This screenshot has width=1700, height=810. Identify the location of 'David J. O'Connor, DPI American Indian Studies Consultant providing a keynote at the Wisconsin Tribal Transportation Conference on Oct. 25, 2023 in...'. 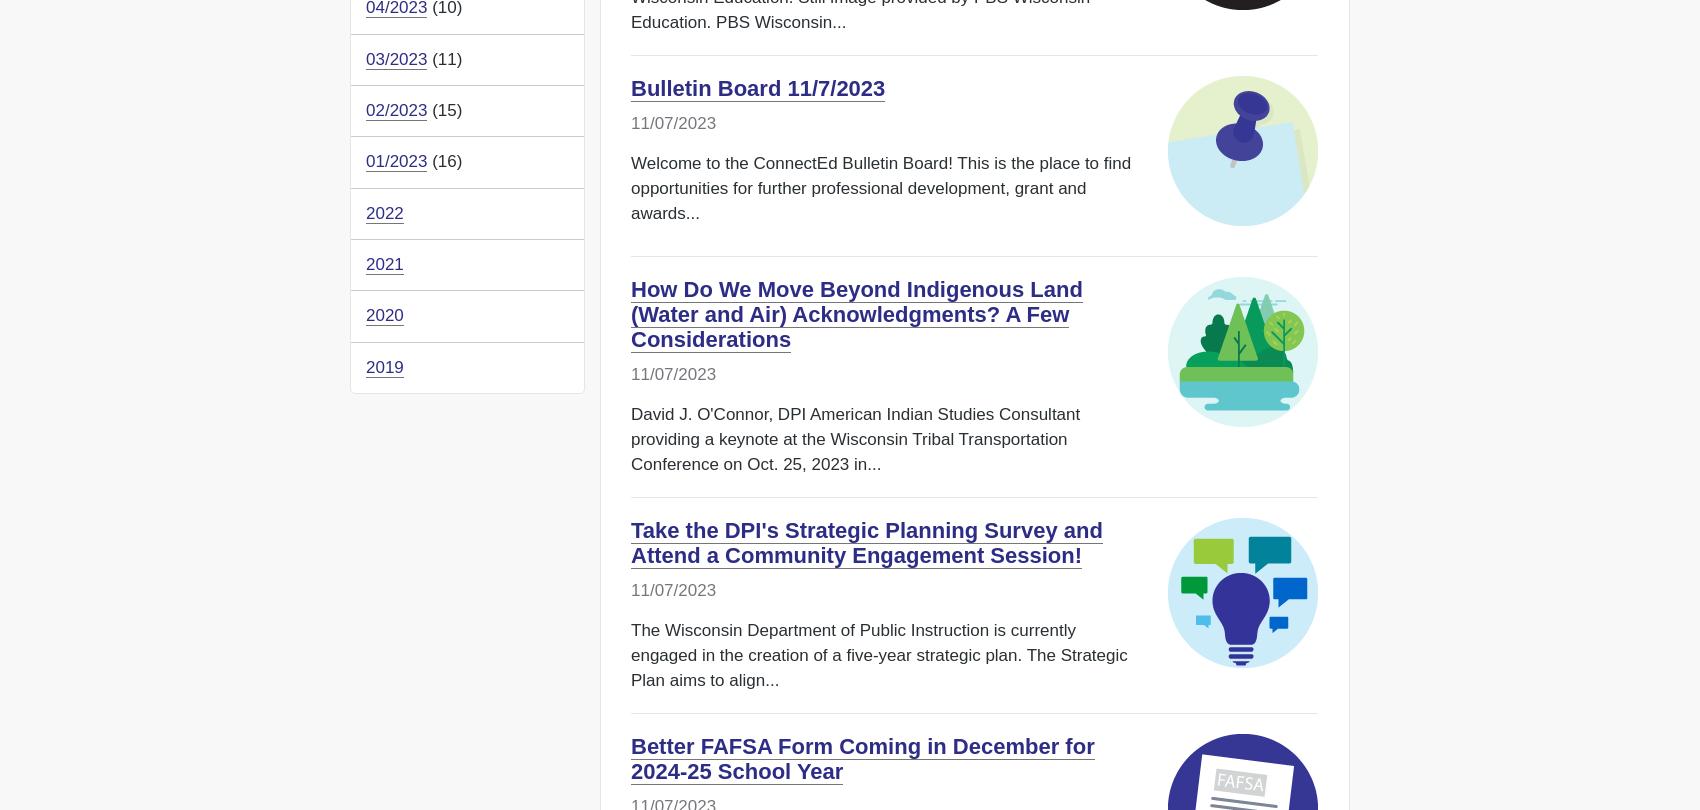
(855, 439).